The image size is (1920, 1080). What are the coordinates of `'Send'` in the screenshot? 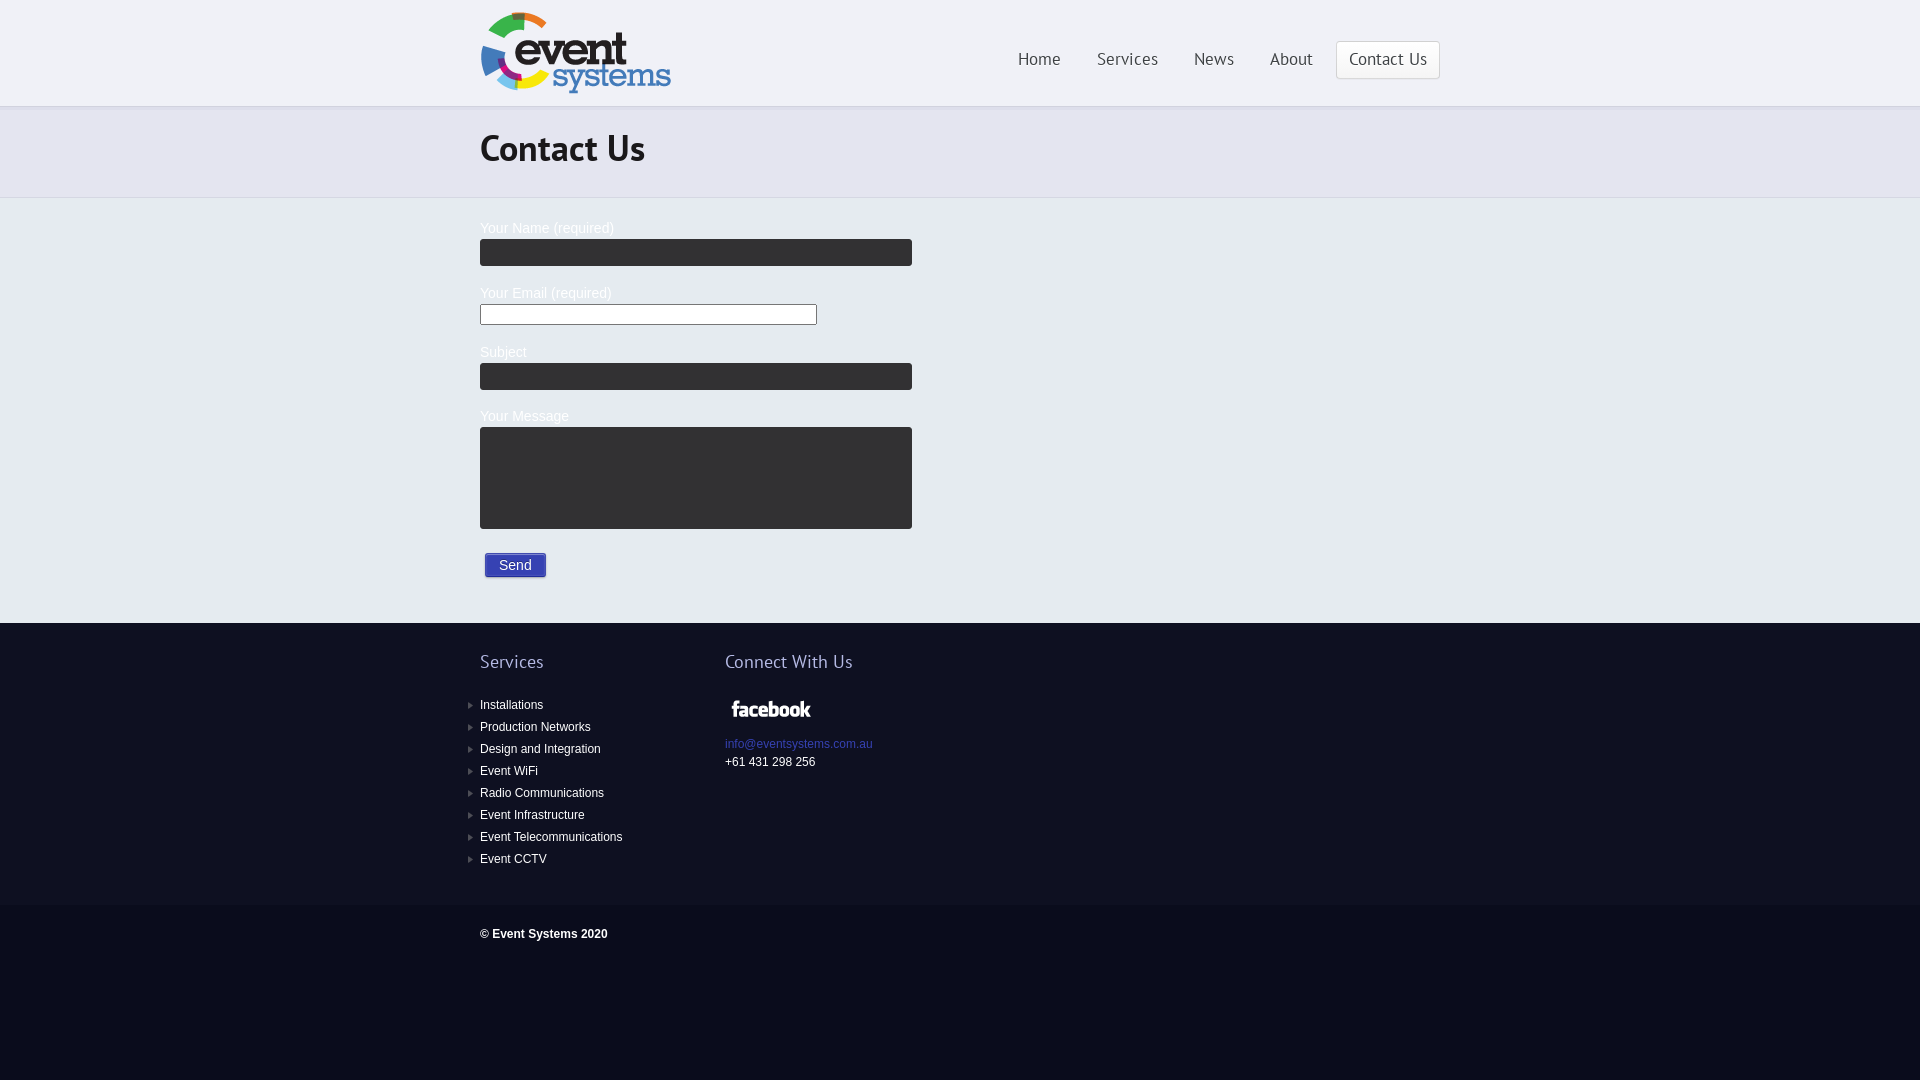 It's located at (515, 564).